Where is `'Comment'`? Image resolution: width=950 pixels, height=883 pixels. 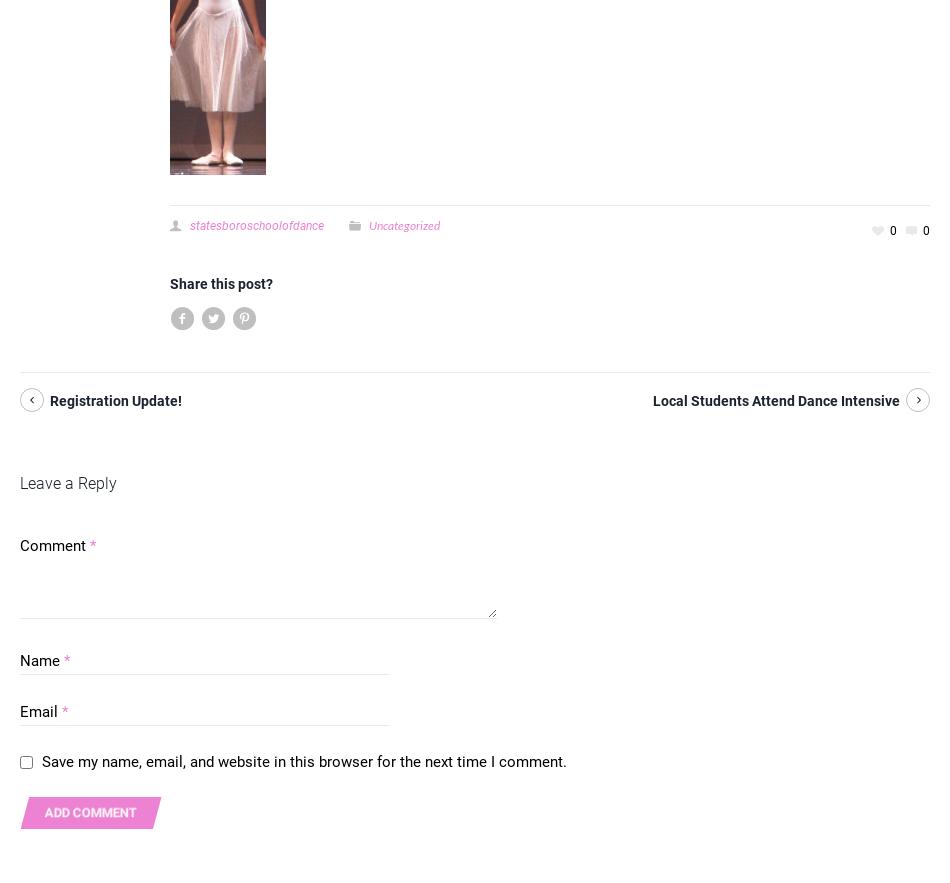
'Comment' is located at coordinates (55, 545).